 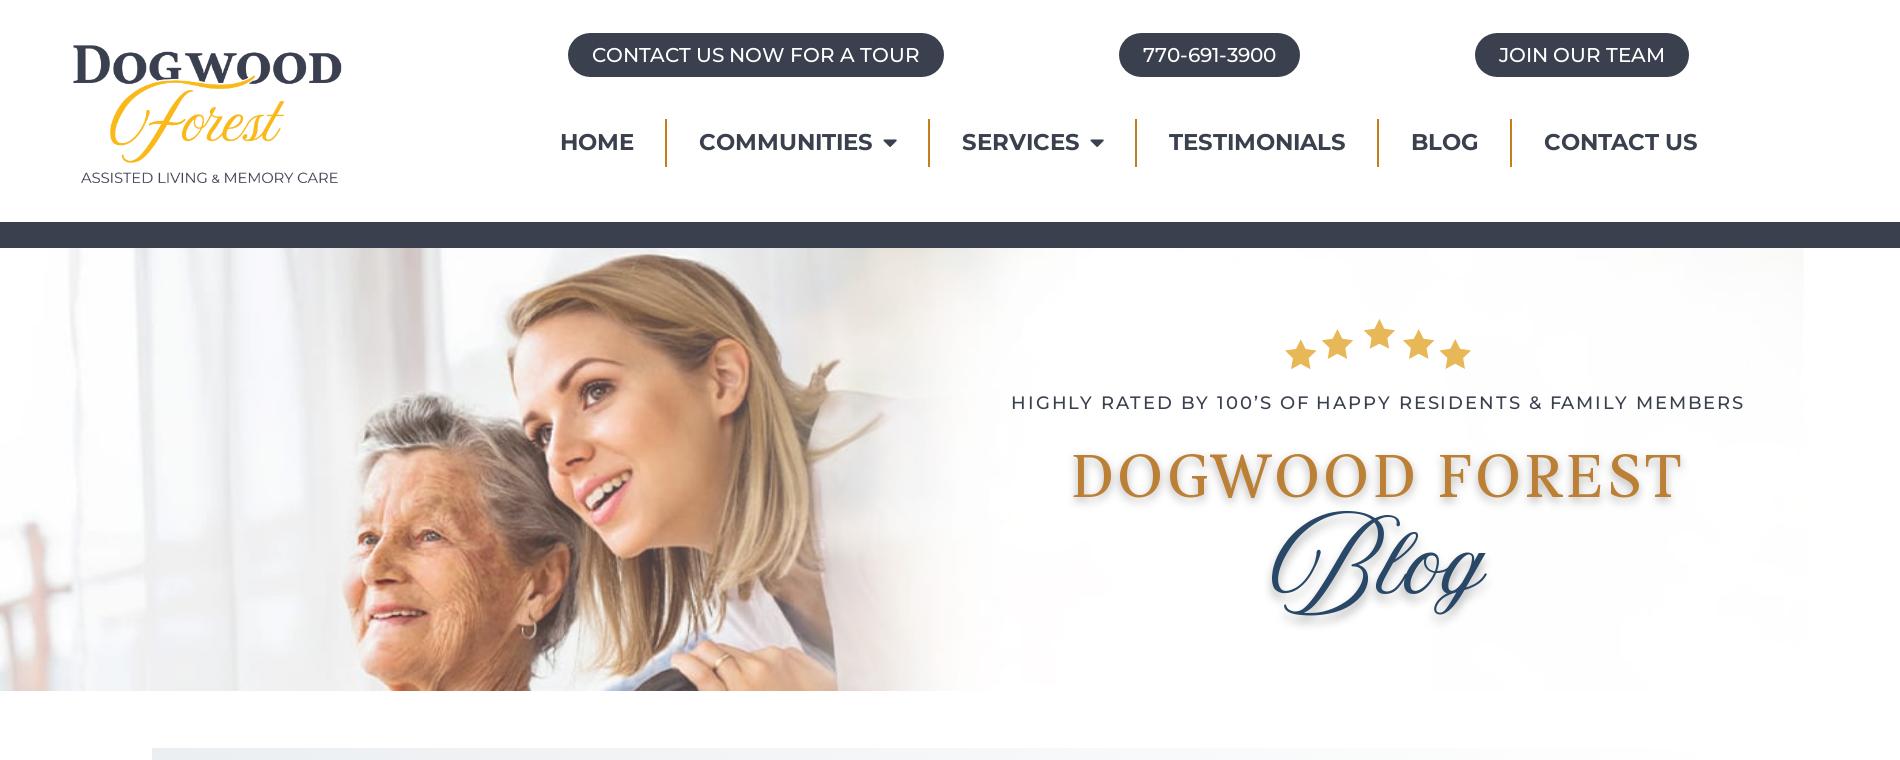 I want to click on 'HIGHLY RATED BY 100’S OF HAPPY RESIDENTS & FAMILY MEMBERS', so click(x=1010, y=402).